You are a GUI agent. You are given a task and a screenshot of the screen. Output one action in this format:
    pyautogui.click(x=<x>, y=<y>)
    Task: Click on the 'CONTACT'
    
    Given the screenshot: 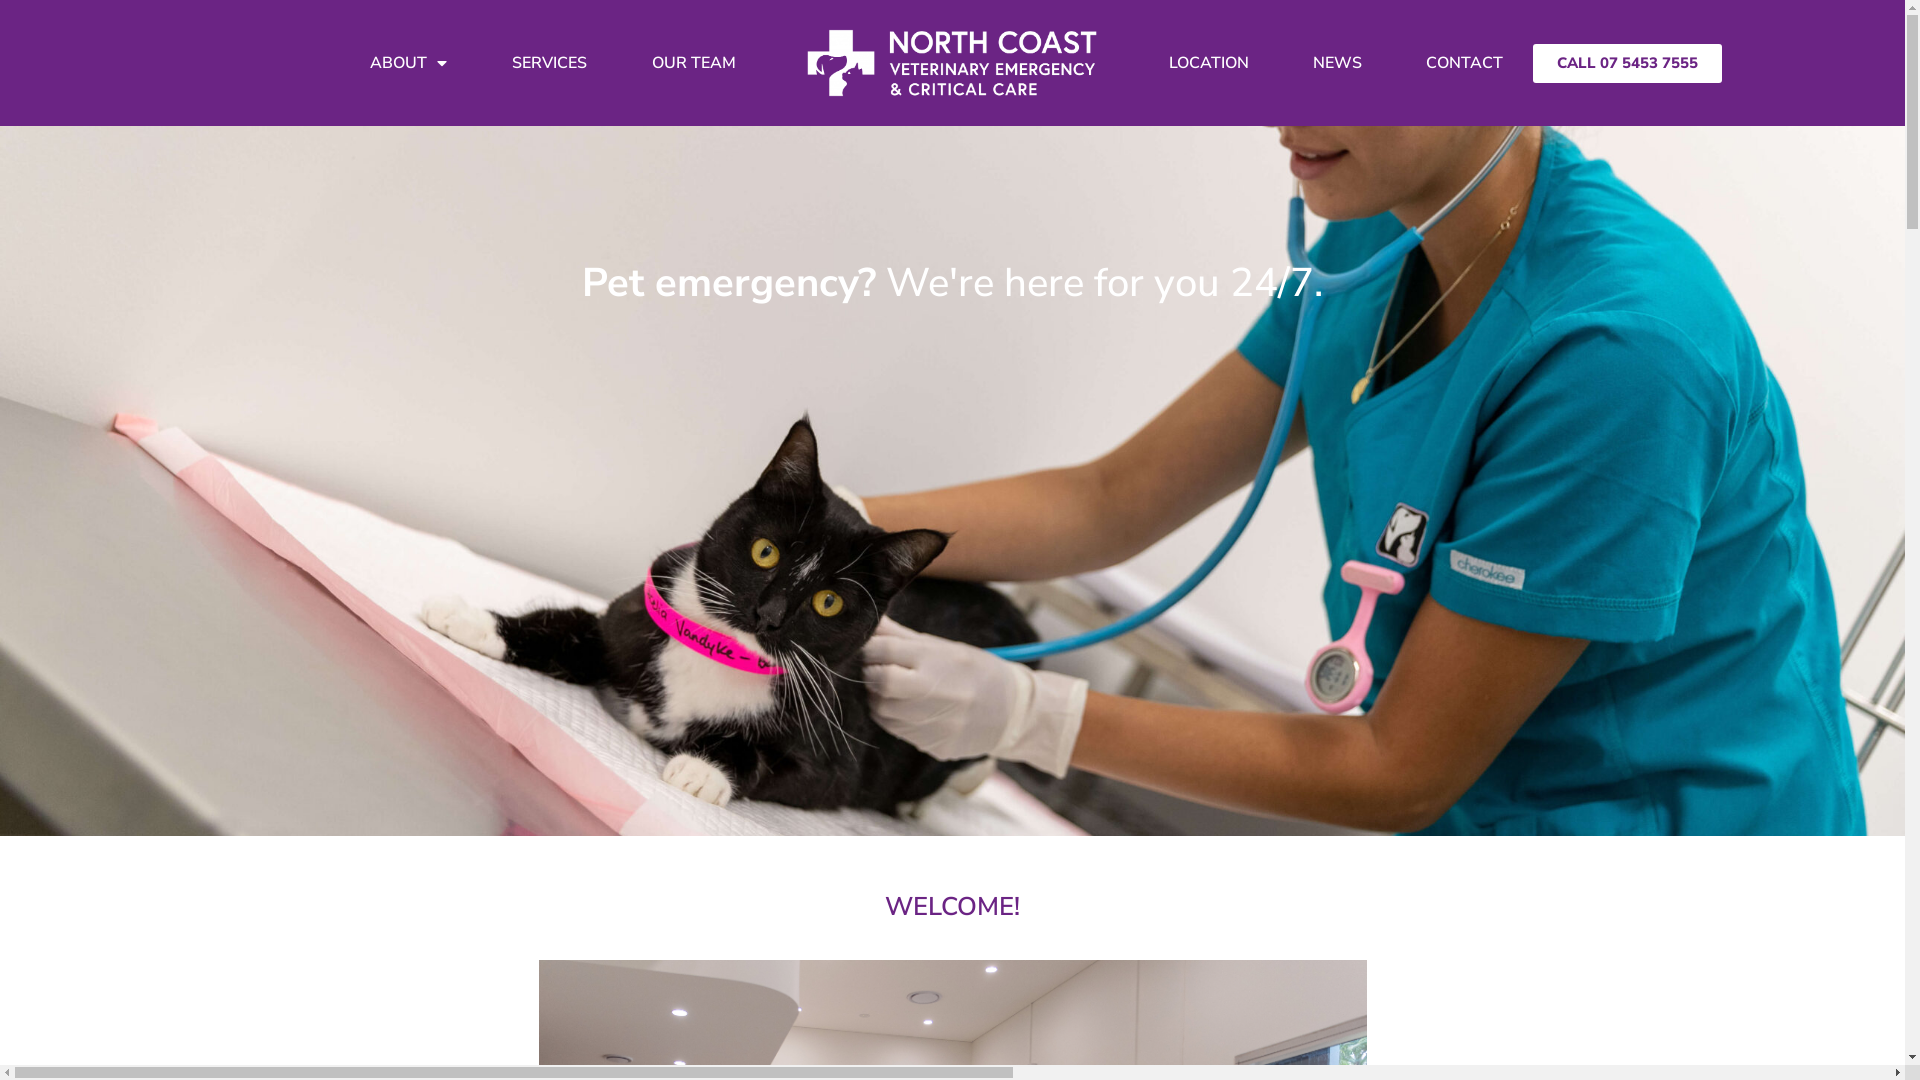 What is the action you would take?
    pyautogui.click(x=1464, y=61)
    